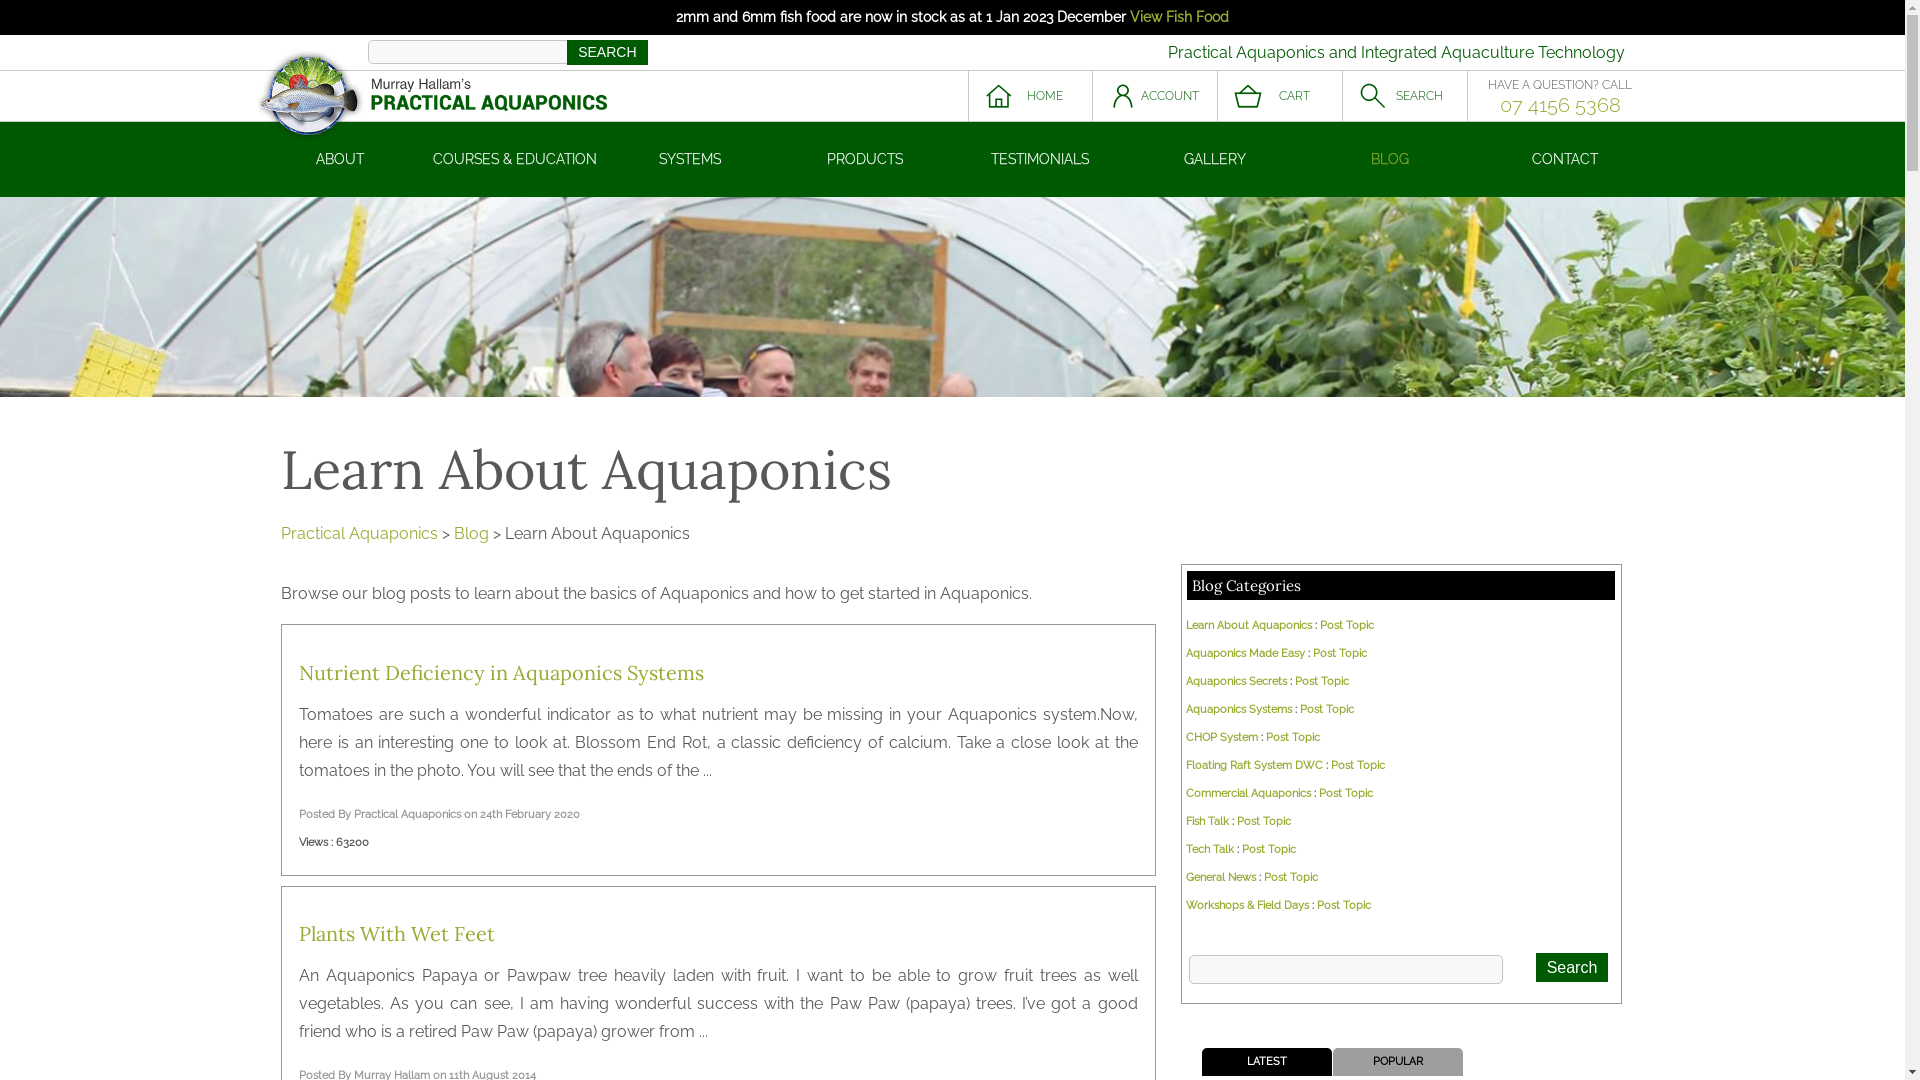  Describe the element at coordinates (1345, 792) in the screenshot. I see `'Post Topic'` at that location.